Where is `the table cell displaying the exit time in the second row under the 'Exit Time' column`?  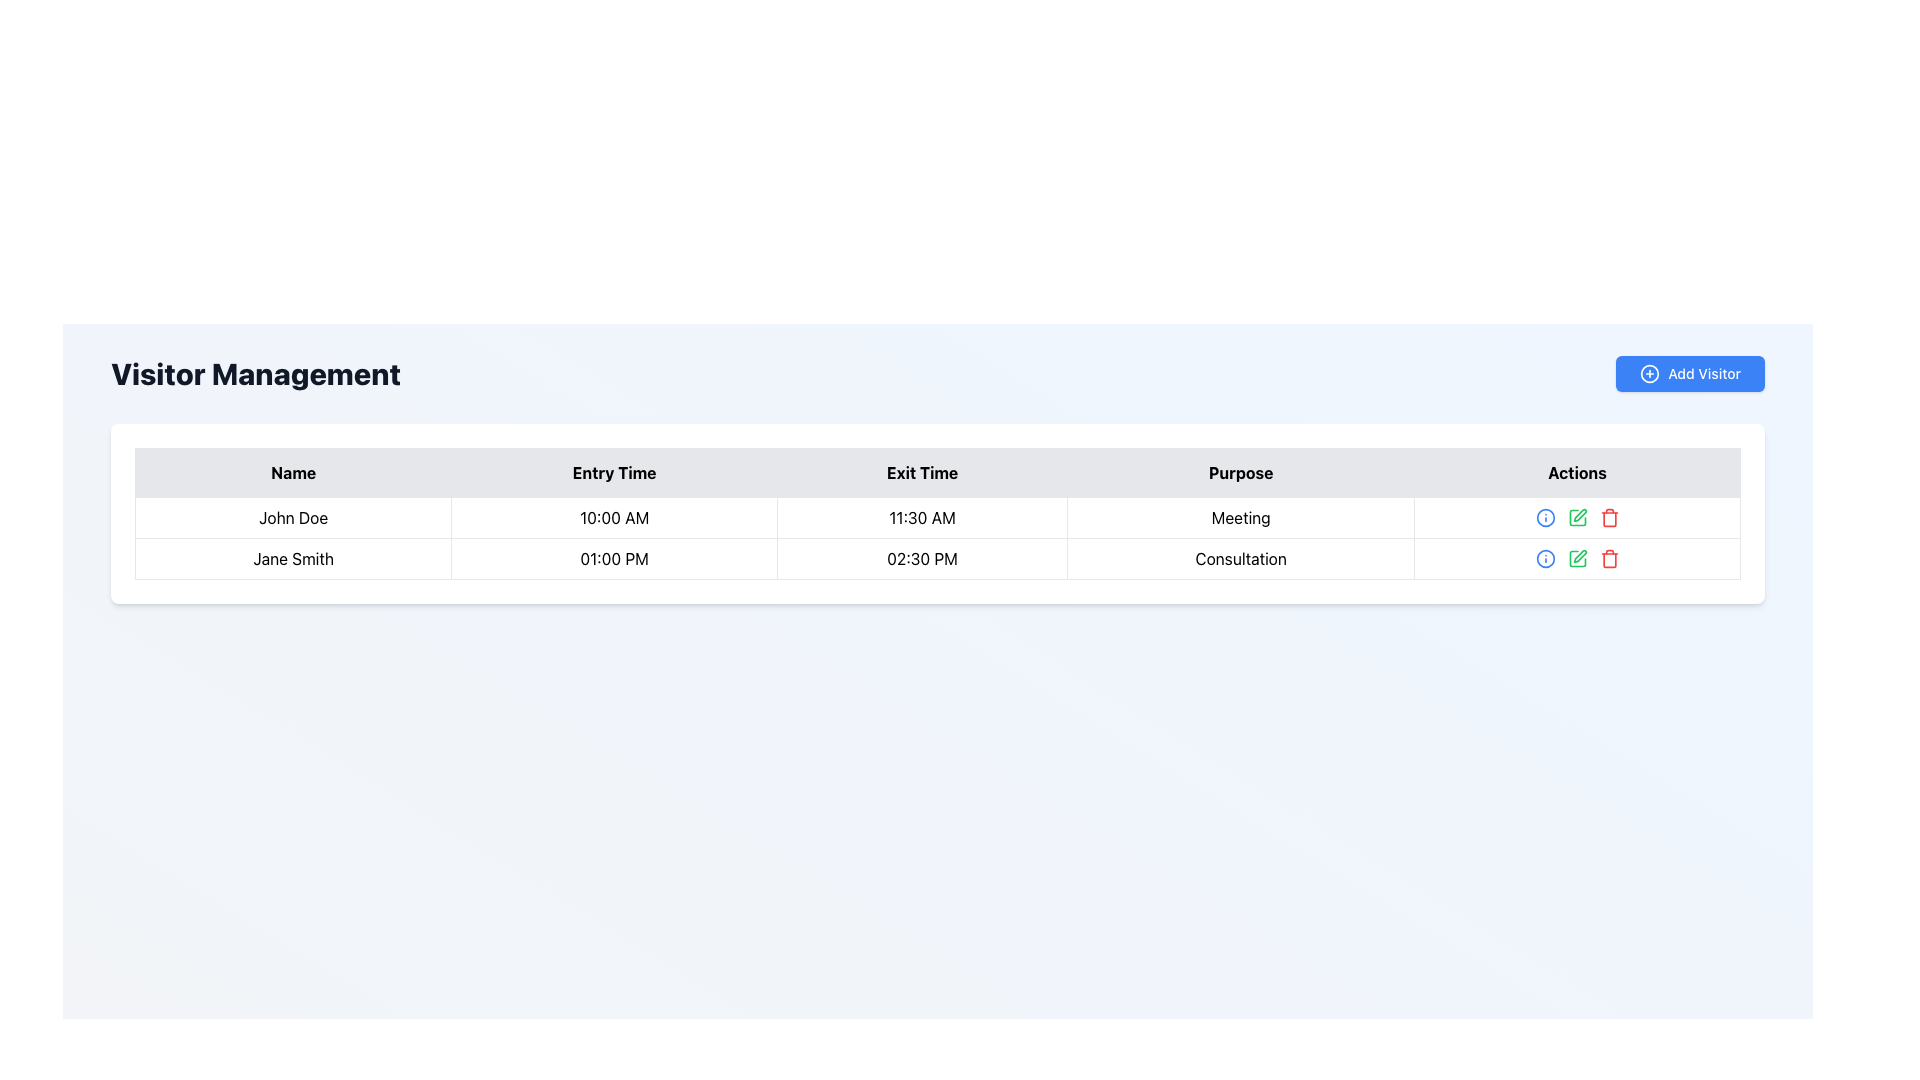 the table cell displaying the exit time in the second row under the 'Exit Time' column is located at coordinates (936, 536).